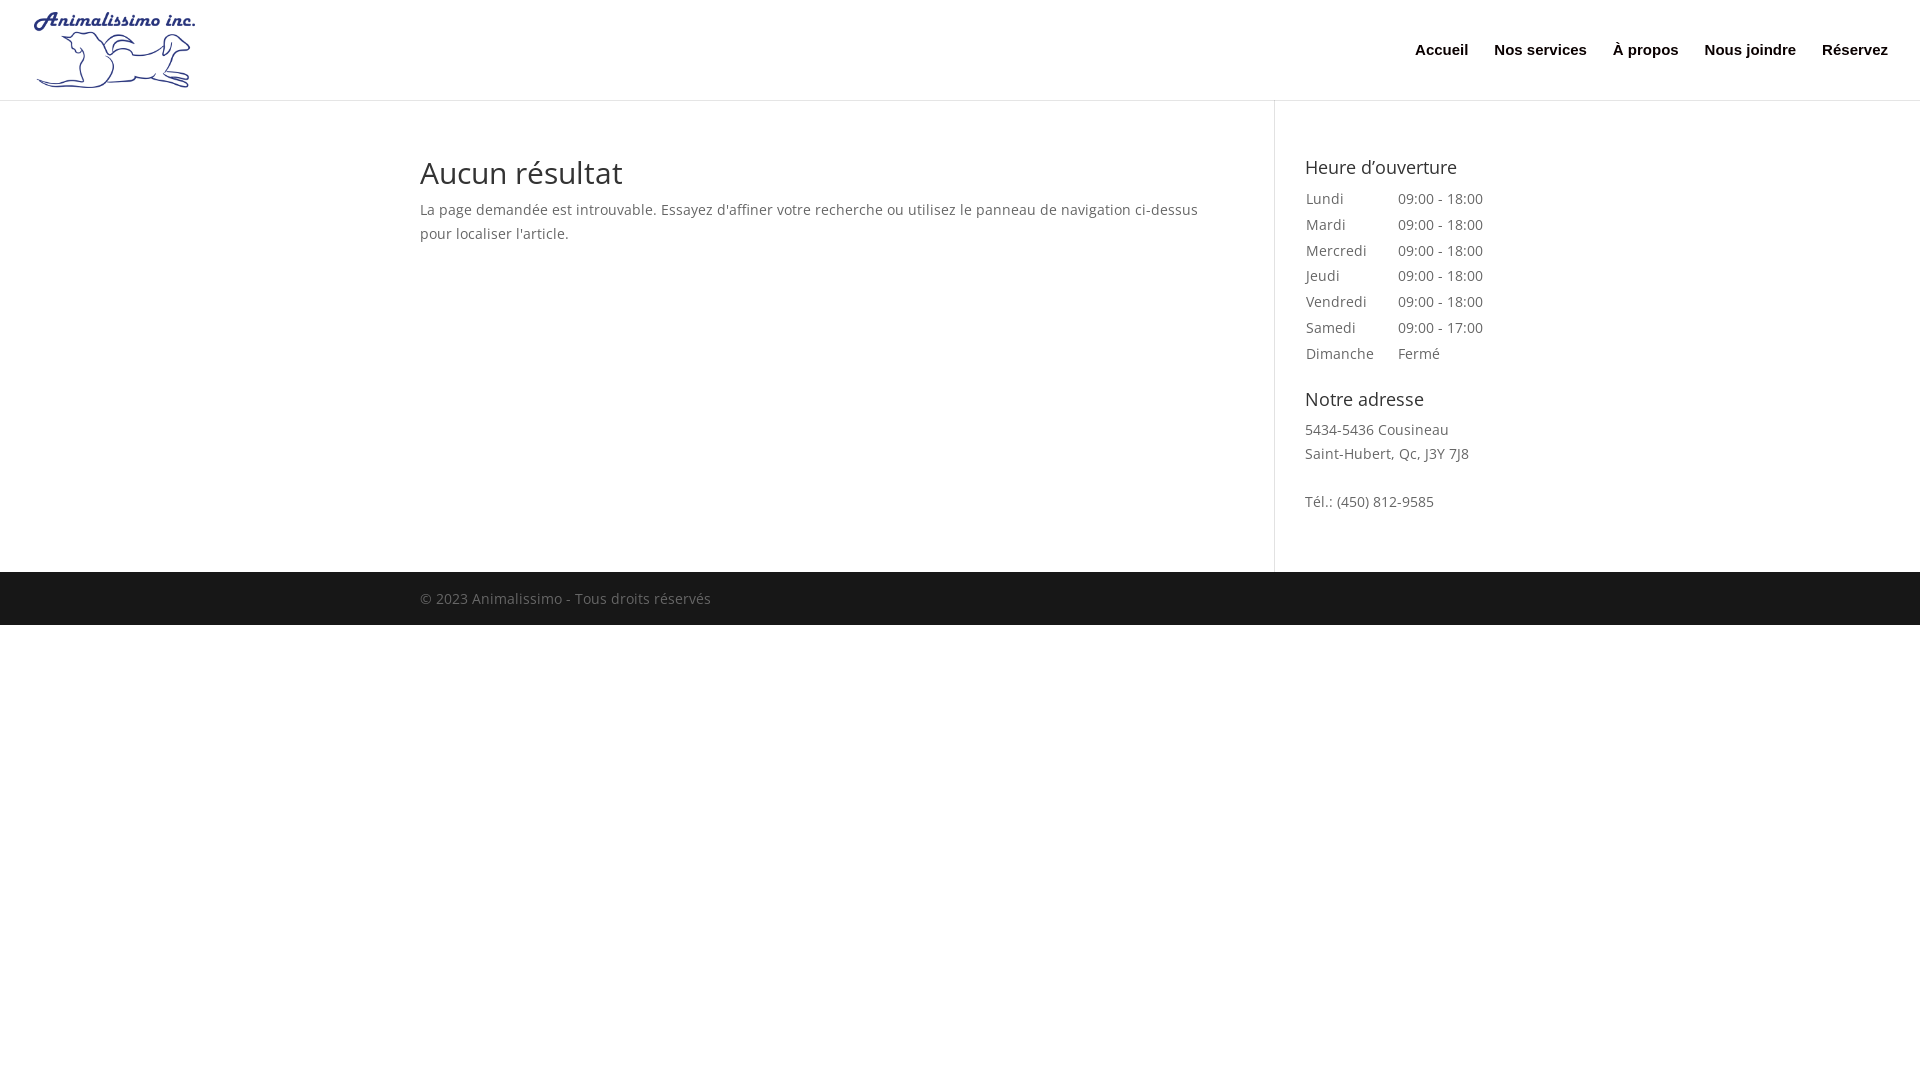 The image size is (1920, 1080). Describe the element at coordinates (1493, 70) in the screenshot. I see `'Nos services'` at that location.